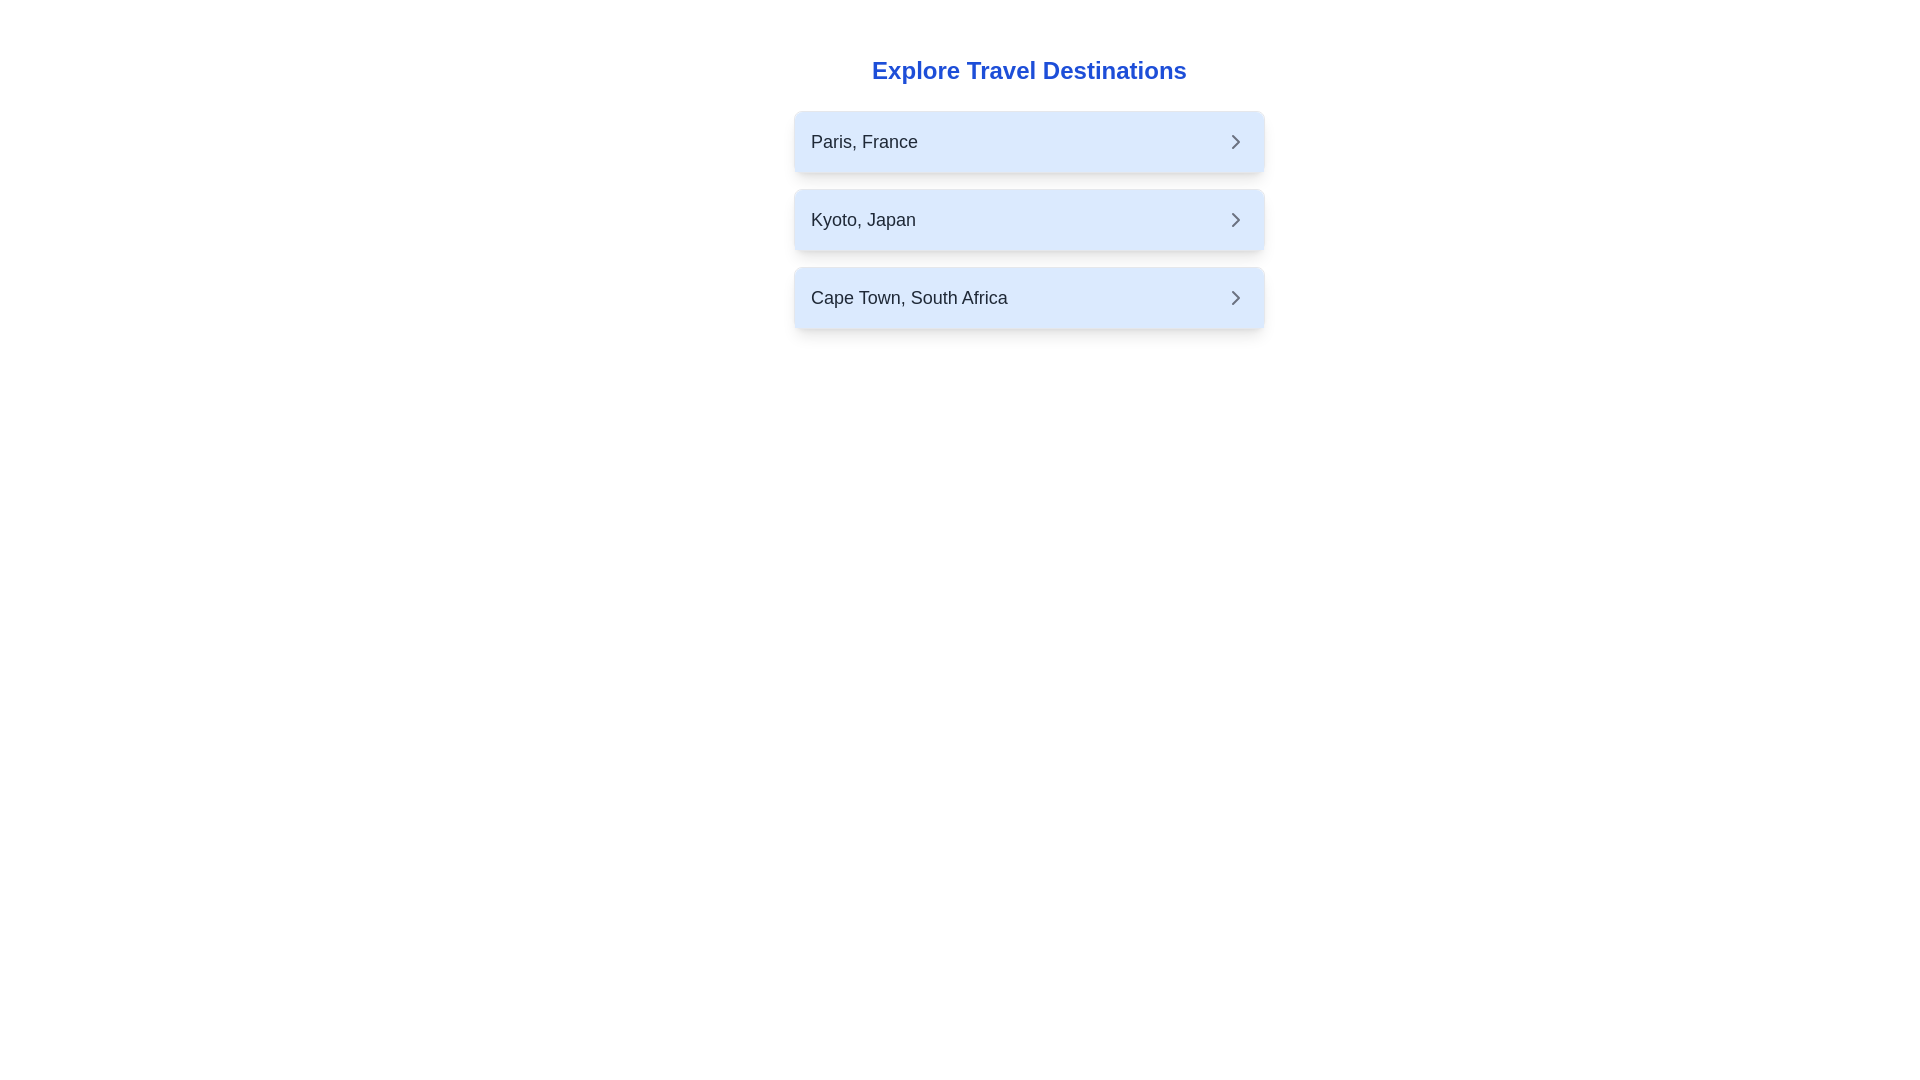 The image size is (1920, 1080). Describe the element at coordinates (1029, 219) in the screenshot. I see `the button` at that location.